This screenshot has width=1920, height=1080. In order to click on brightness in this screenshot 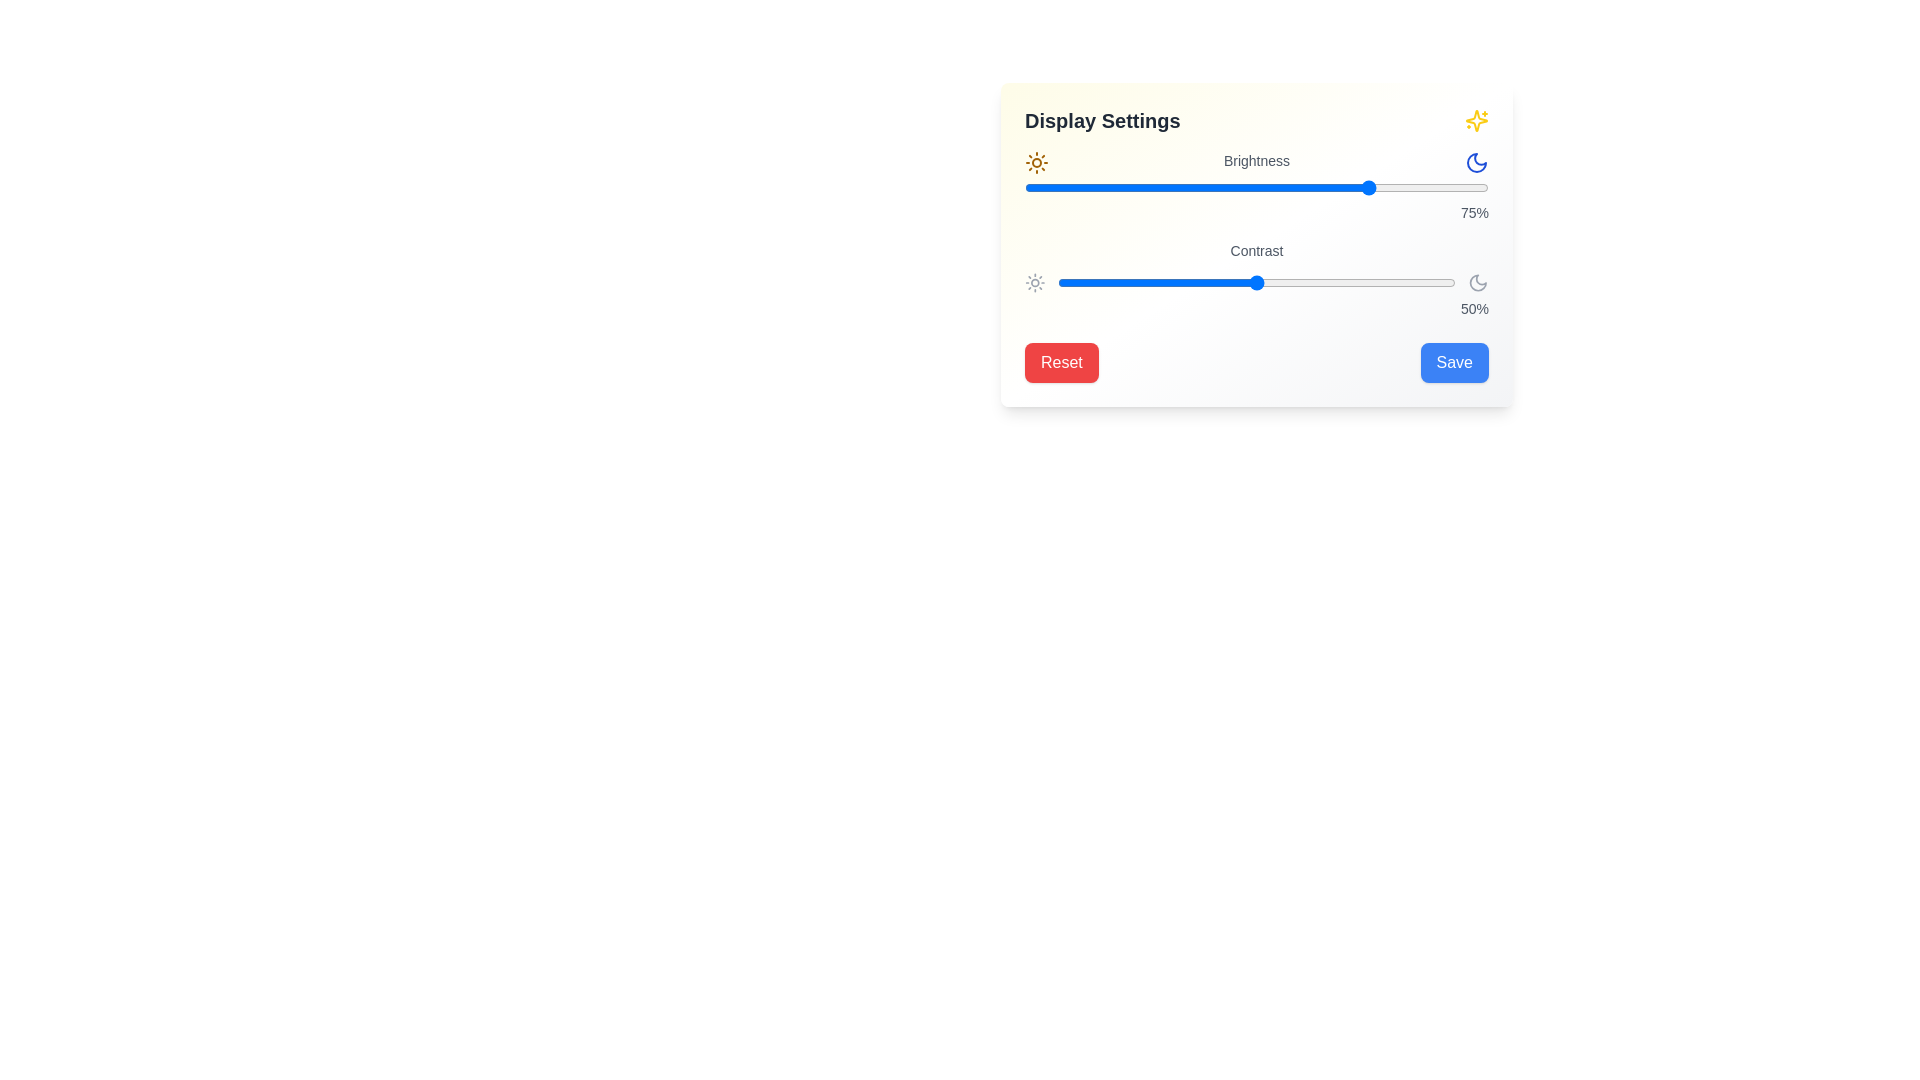, I will do `click(1404, 188)`.